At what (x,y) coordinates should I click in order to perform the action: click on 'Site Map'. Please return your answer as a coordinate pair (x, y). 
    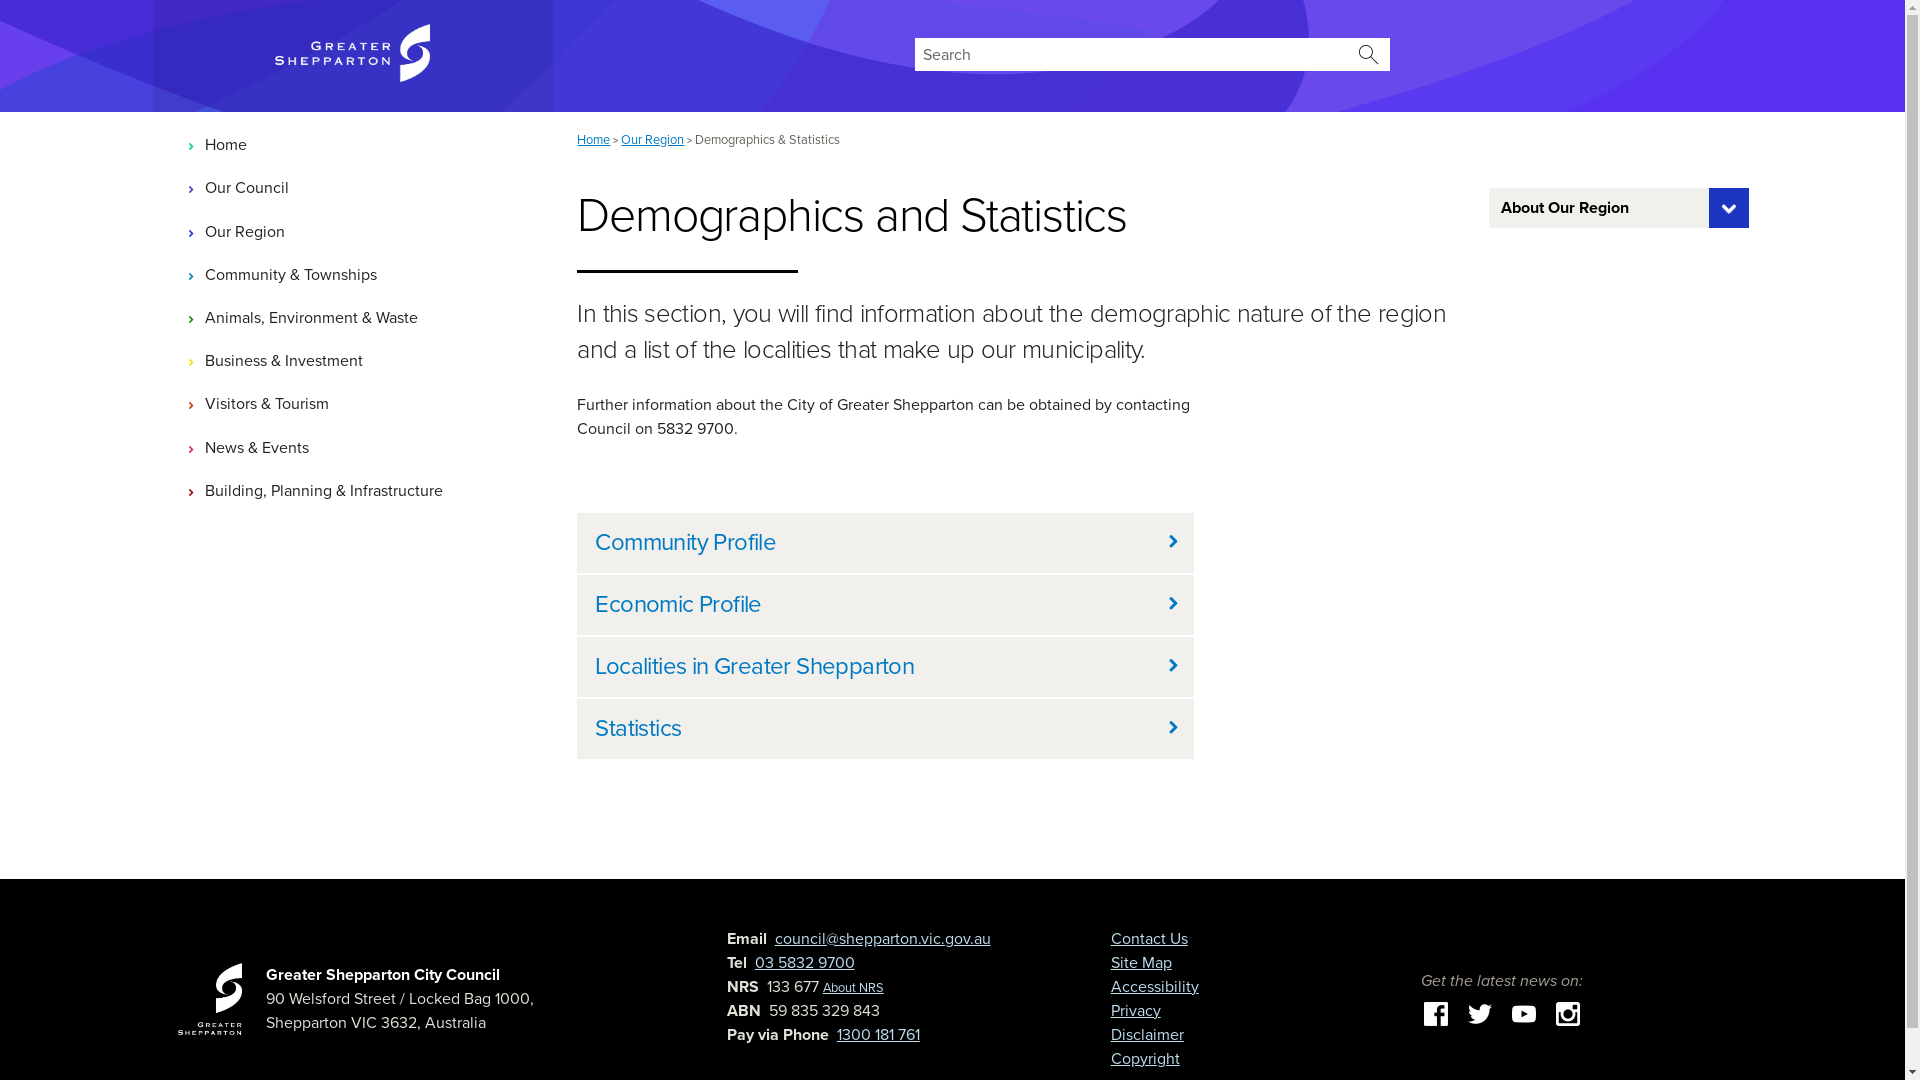
    Looking at the image, I should click on (1141, 962).